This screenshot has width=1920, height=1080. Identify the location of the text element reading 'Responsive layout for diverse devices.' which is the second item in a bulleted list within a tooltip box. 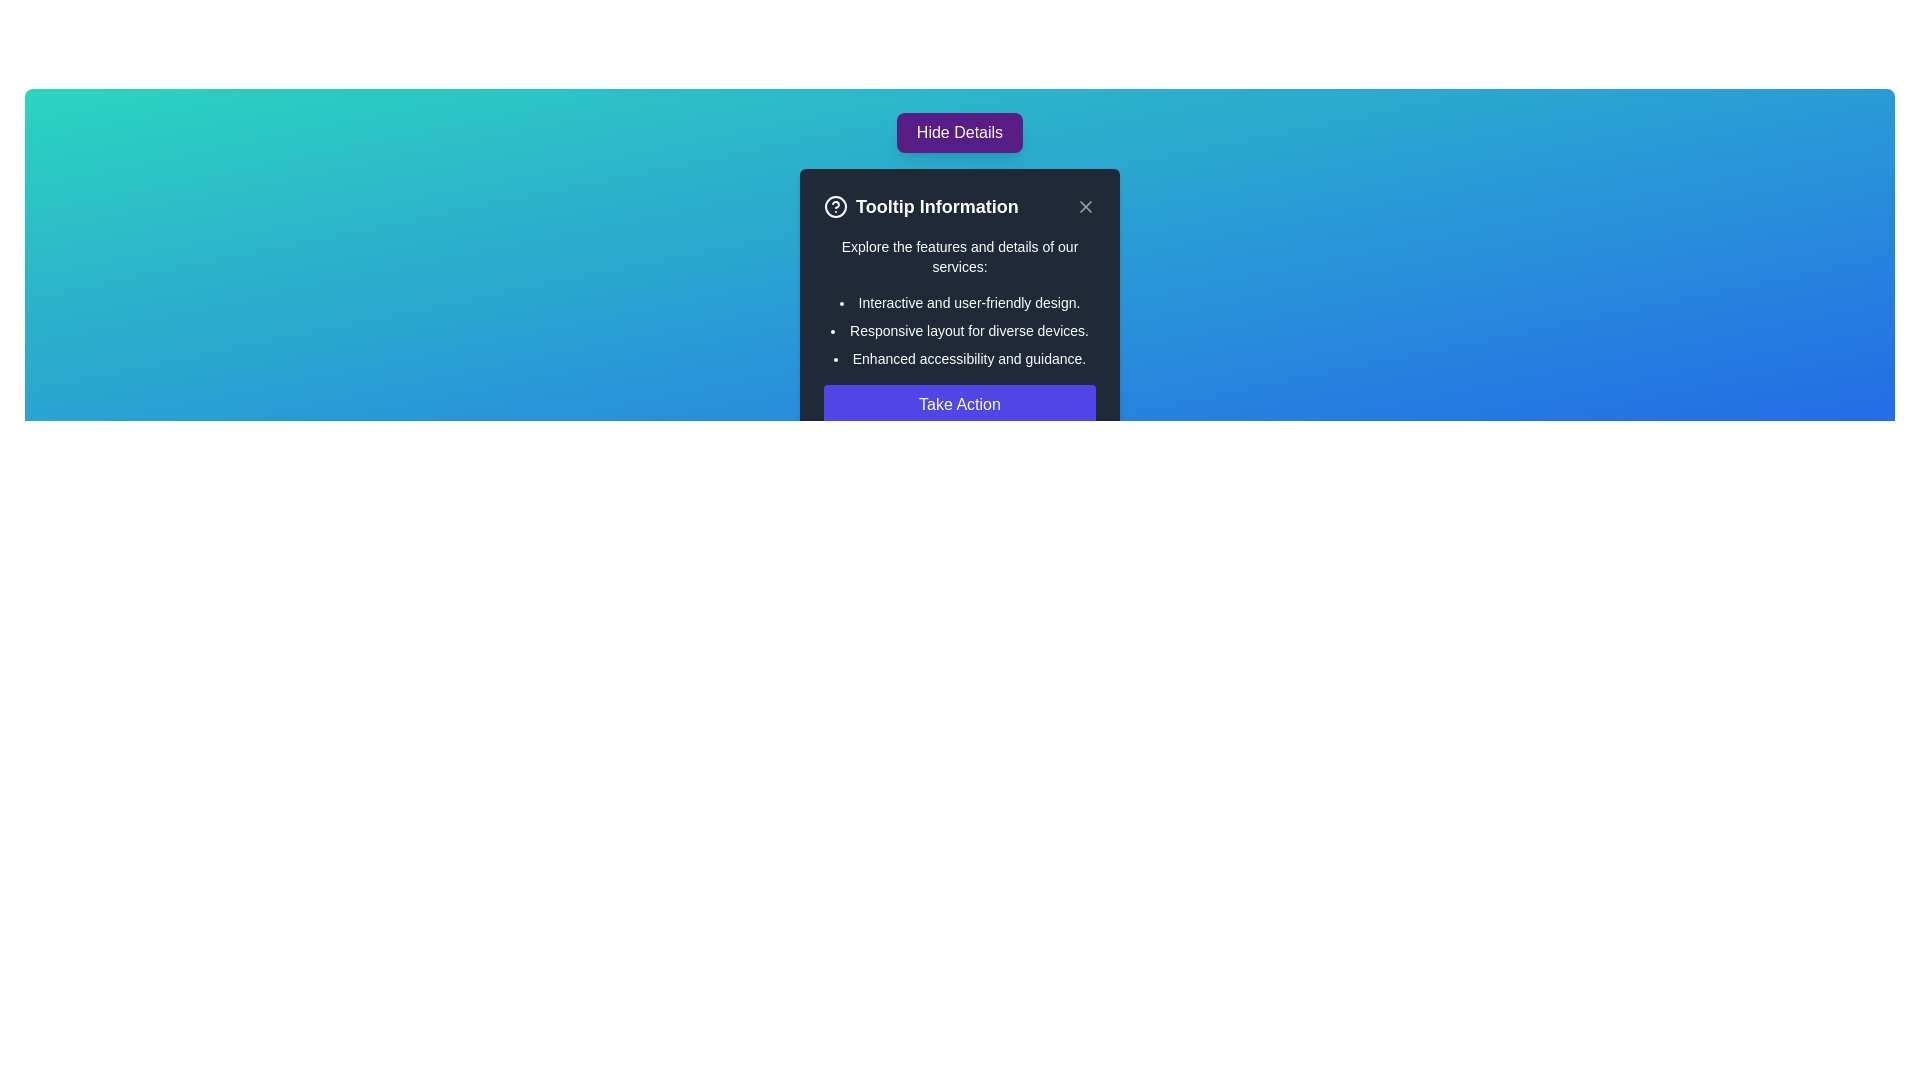
(960, 330).